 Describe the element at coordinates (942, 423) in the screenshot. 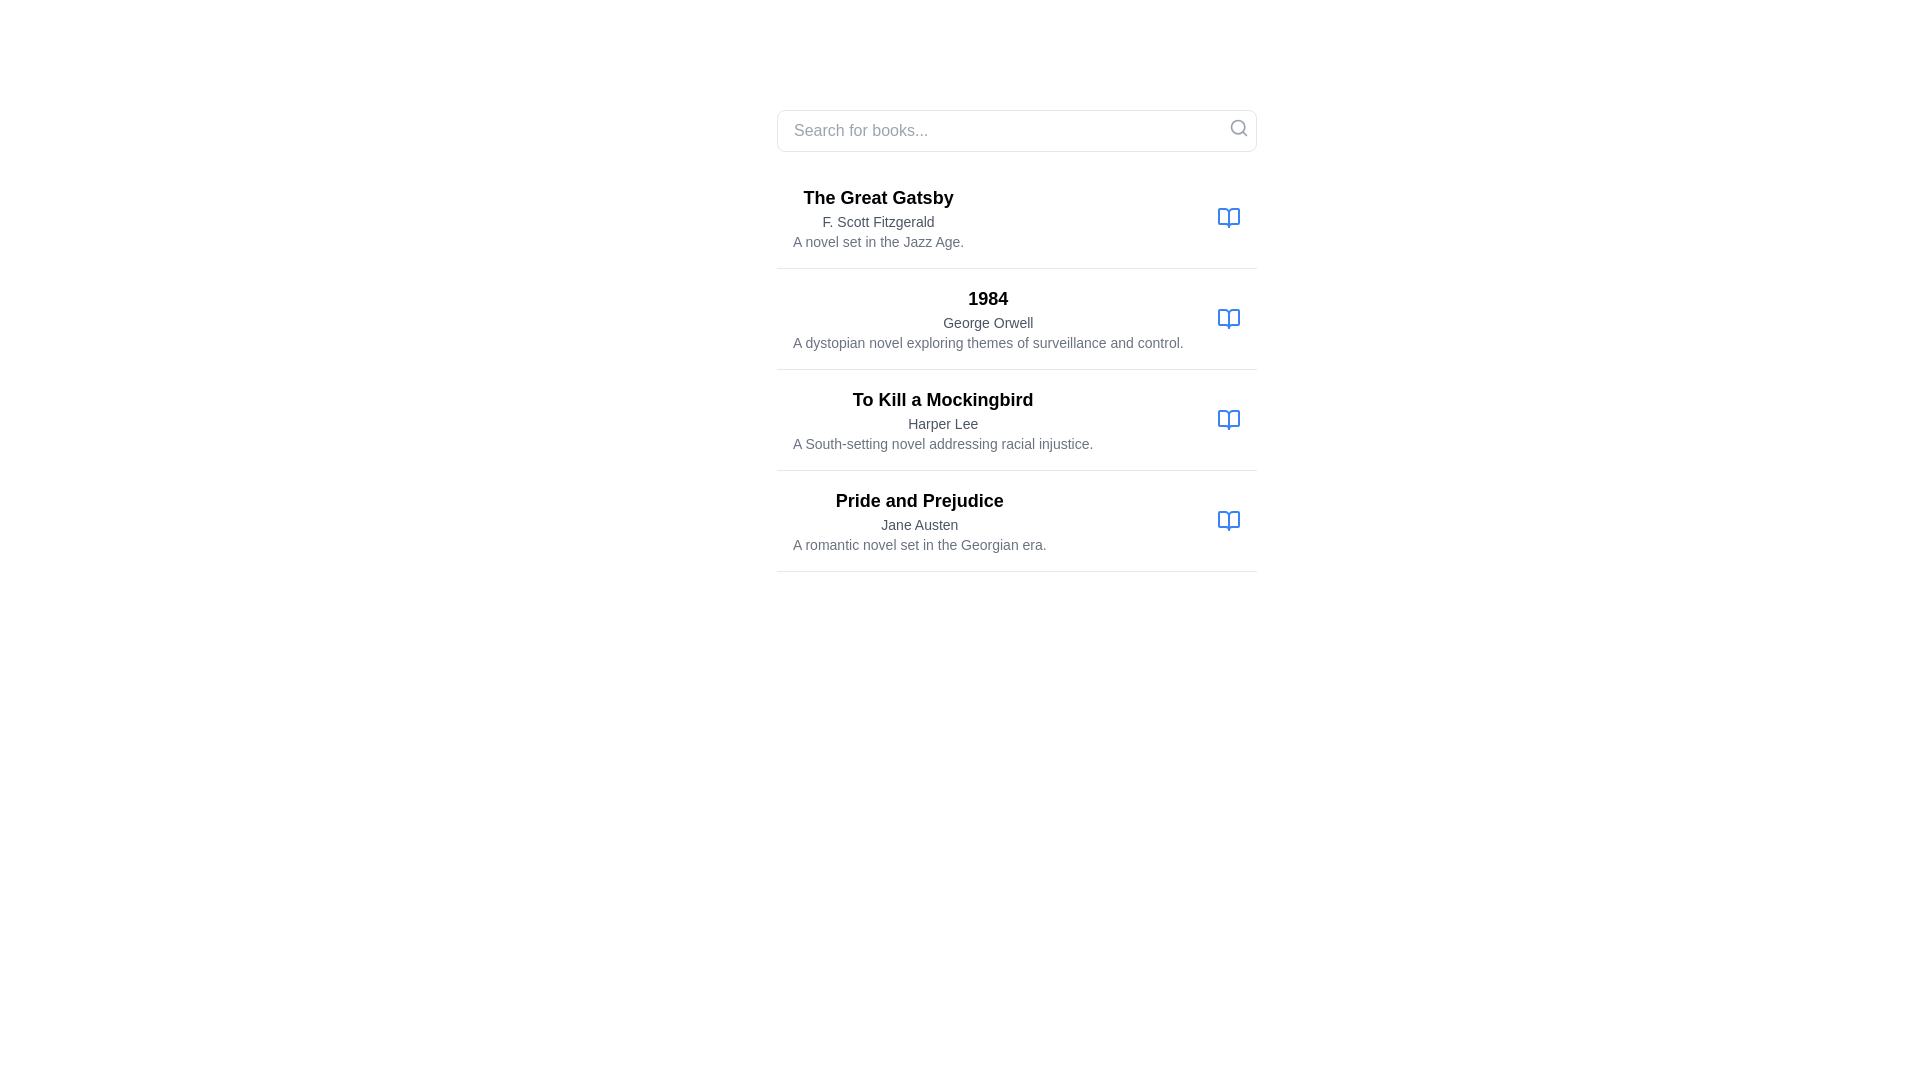

I see `the static text label indicating the author of the book 'To Kill a Mockingbird', located above the description text` at that location.